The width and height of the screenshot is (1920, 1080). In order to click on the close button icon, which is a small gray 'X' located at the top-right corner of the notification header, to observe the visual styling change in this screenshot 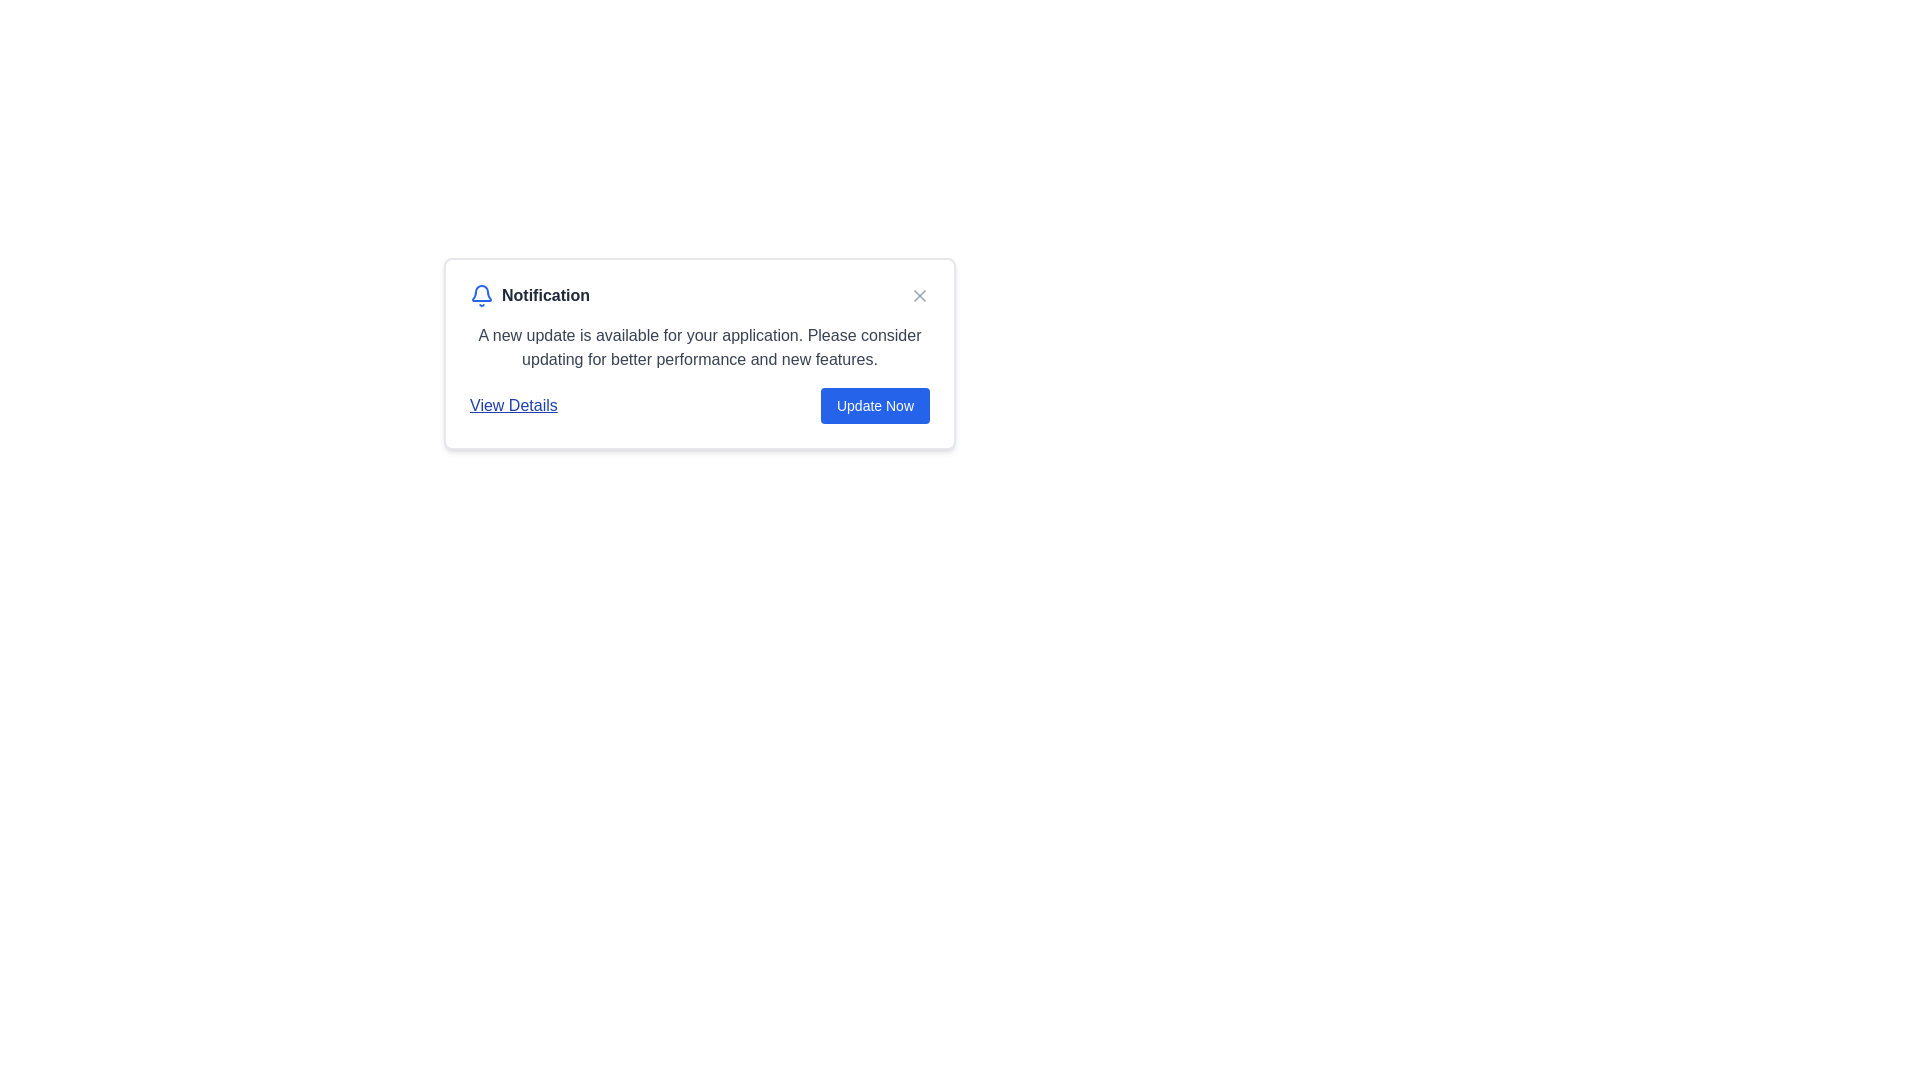, I will do `click(919, 296)`.